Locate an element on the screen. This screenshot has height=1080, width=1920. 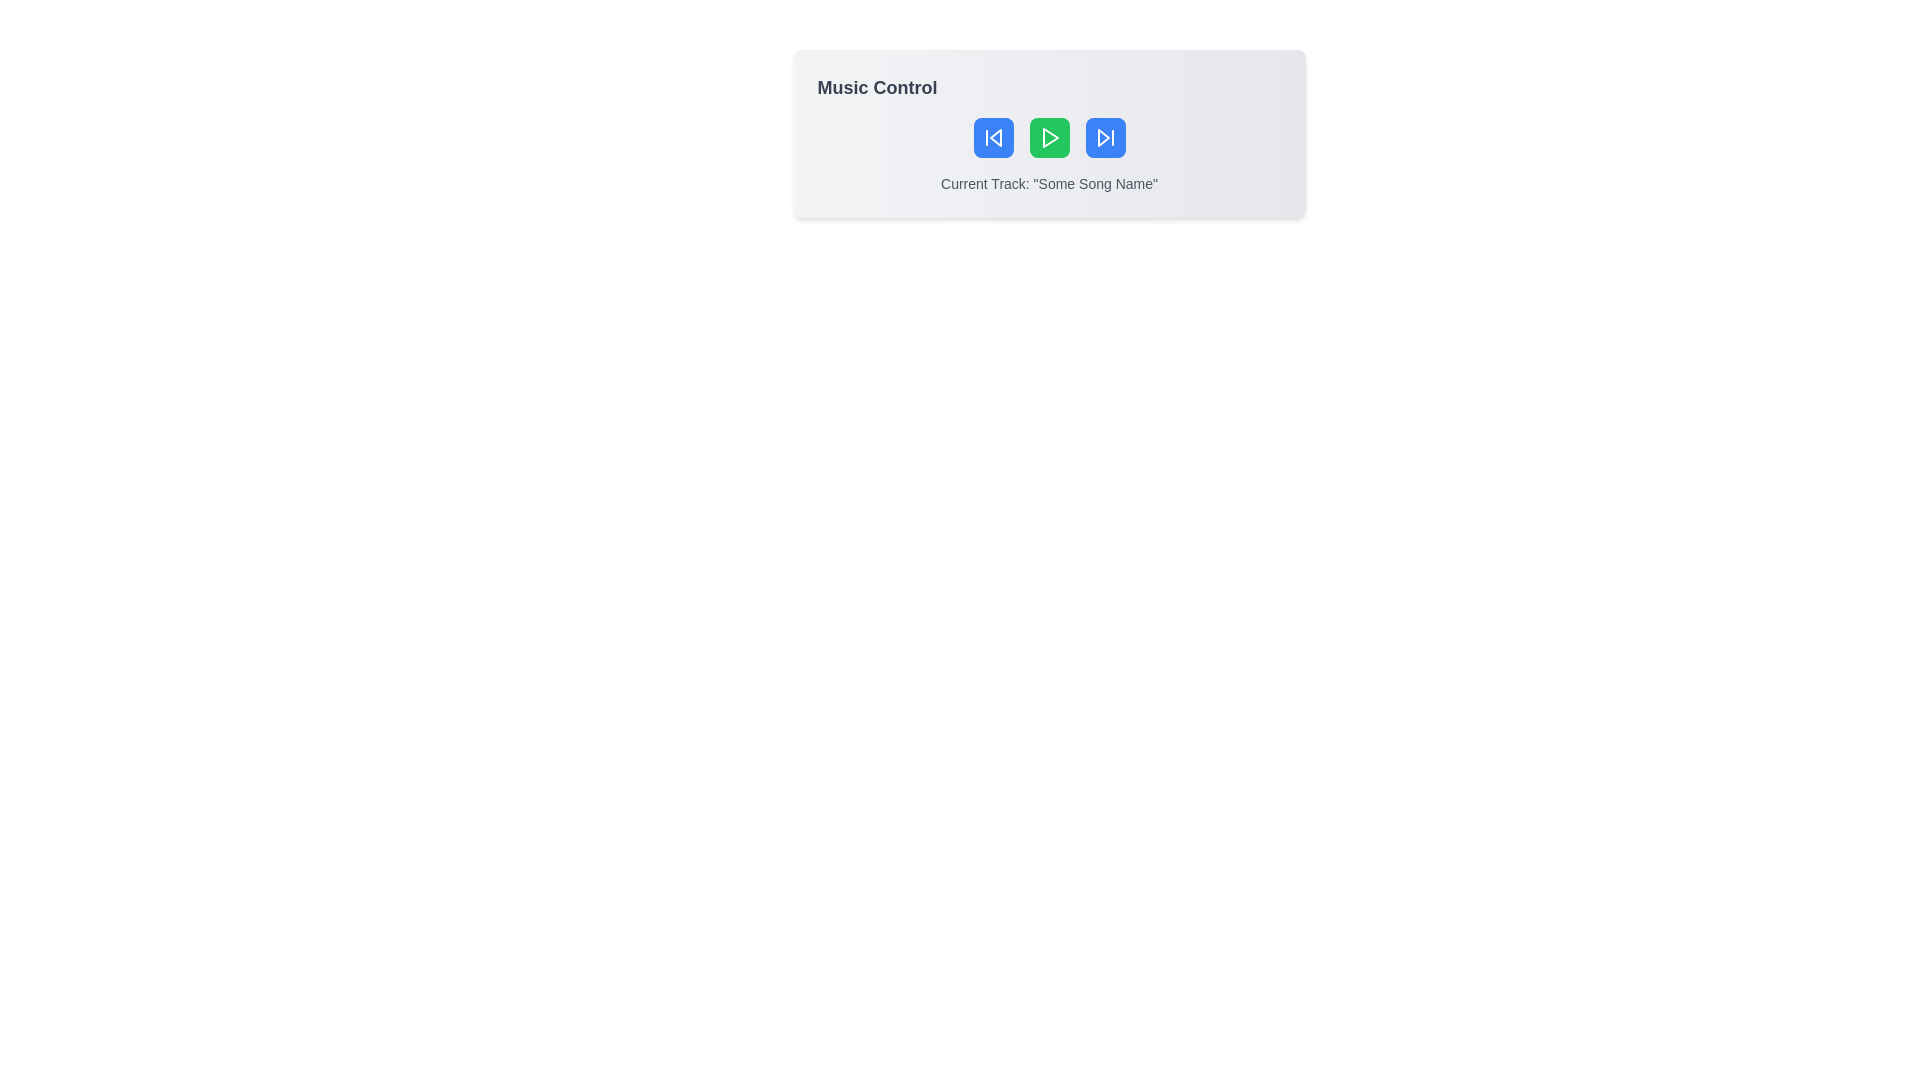
the blue button with rounded corners and a left-pointing arrow icon is located at coordinates (993, 137).